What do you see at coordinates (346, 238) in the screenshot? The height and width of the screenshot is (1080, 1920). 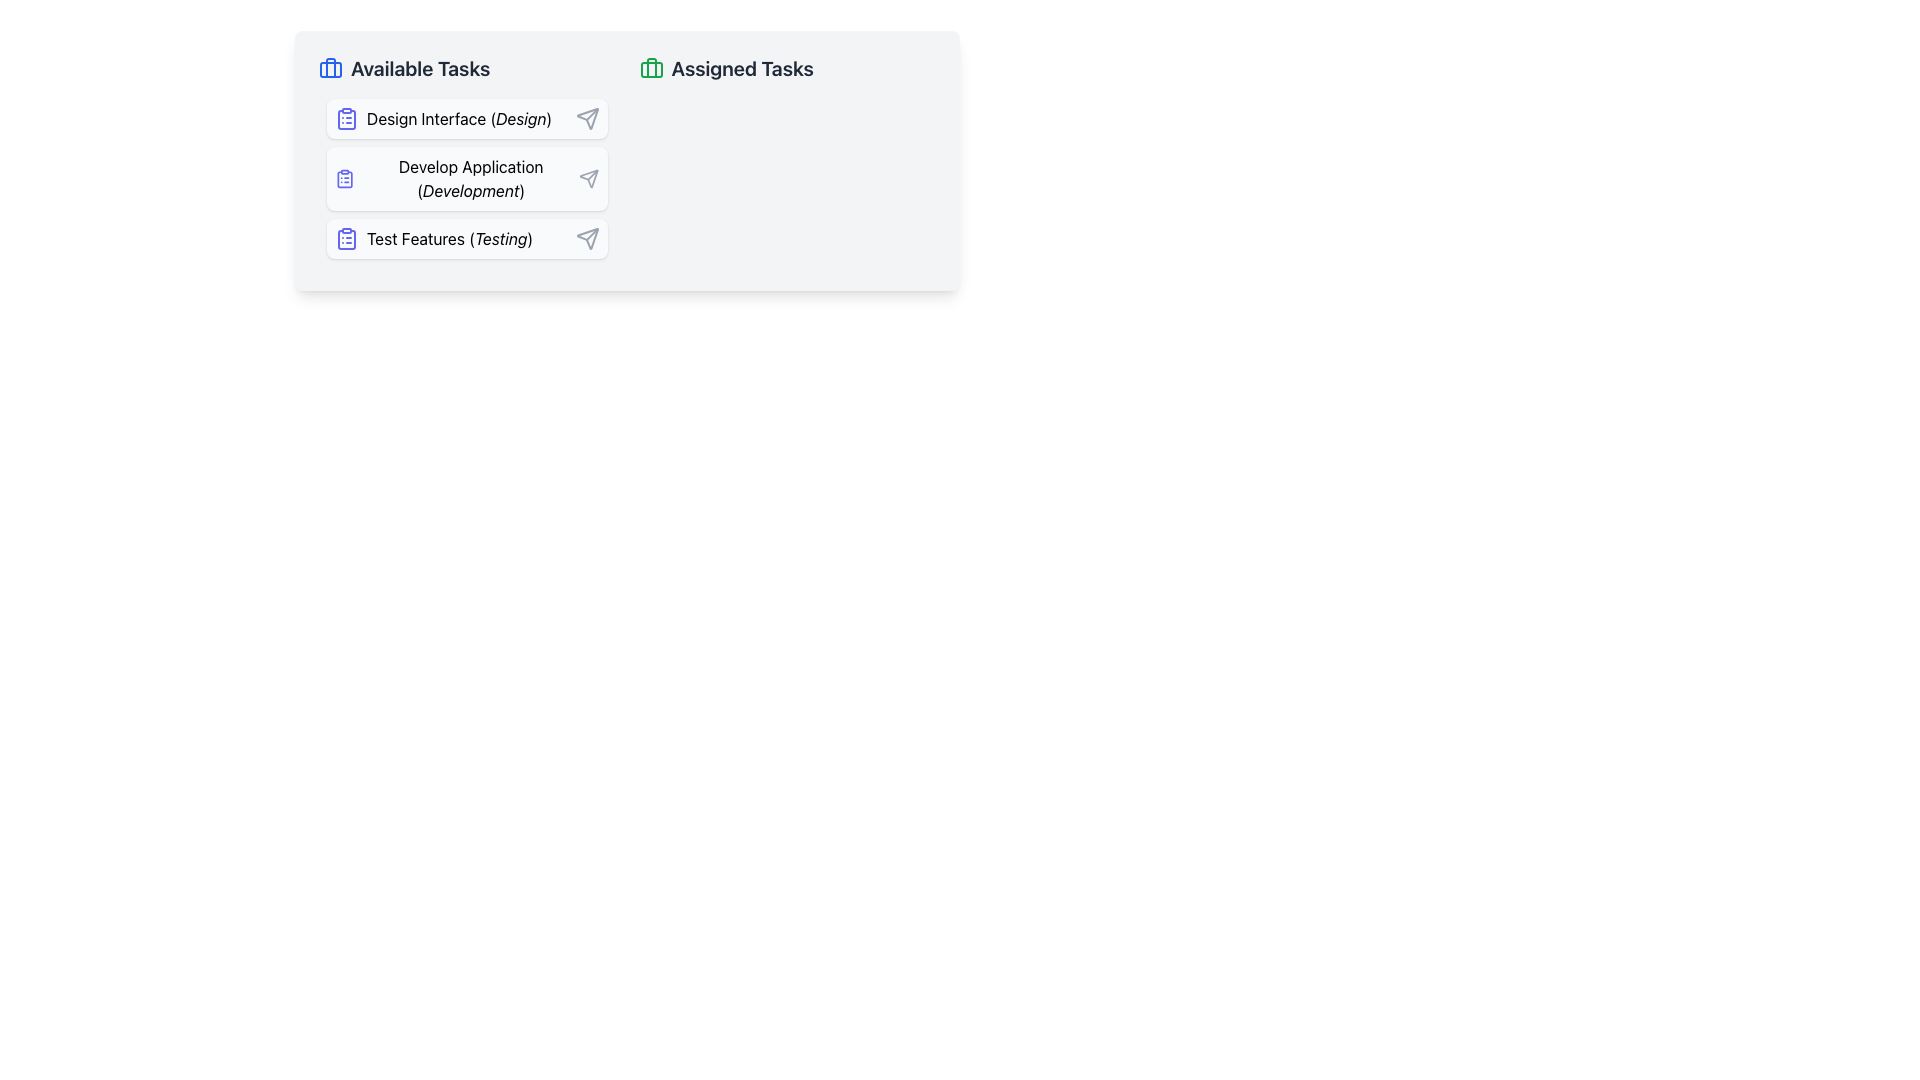 I see `the clipboard icon component that represents a task list, located to the left of the 'Test Features (Testing)' task in the 'Available Tasks' section` at bounding box center [346, 238].